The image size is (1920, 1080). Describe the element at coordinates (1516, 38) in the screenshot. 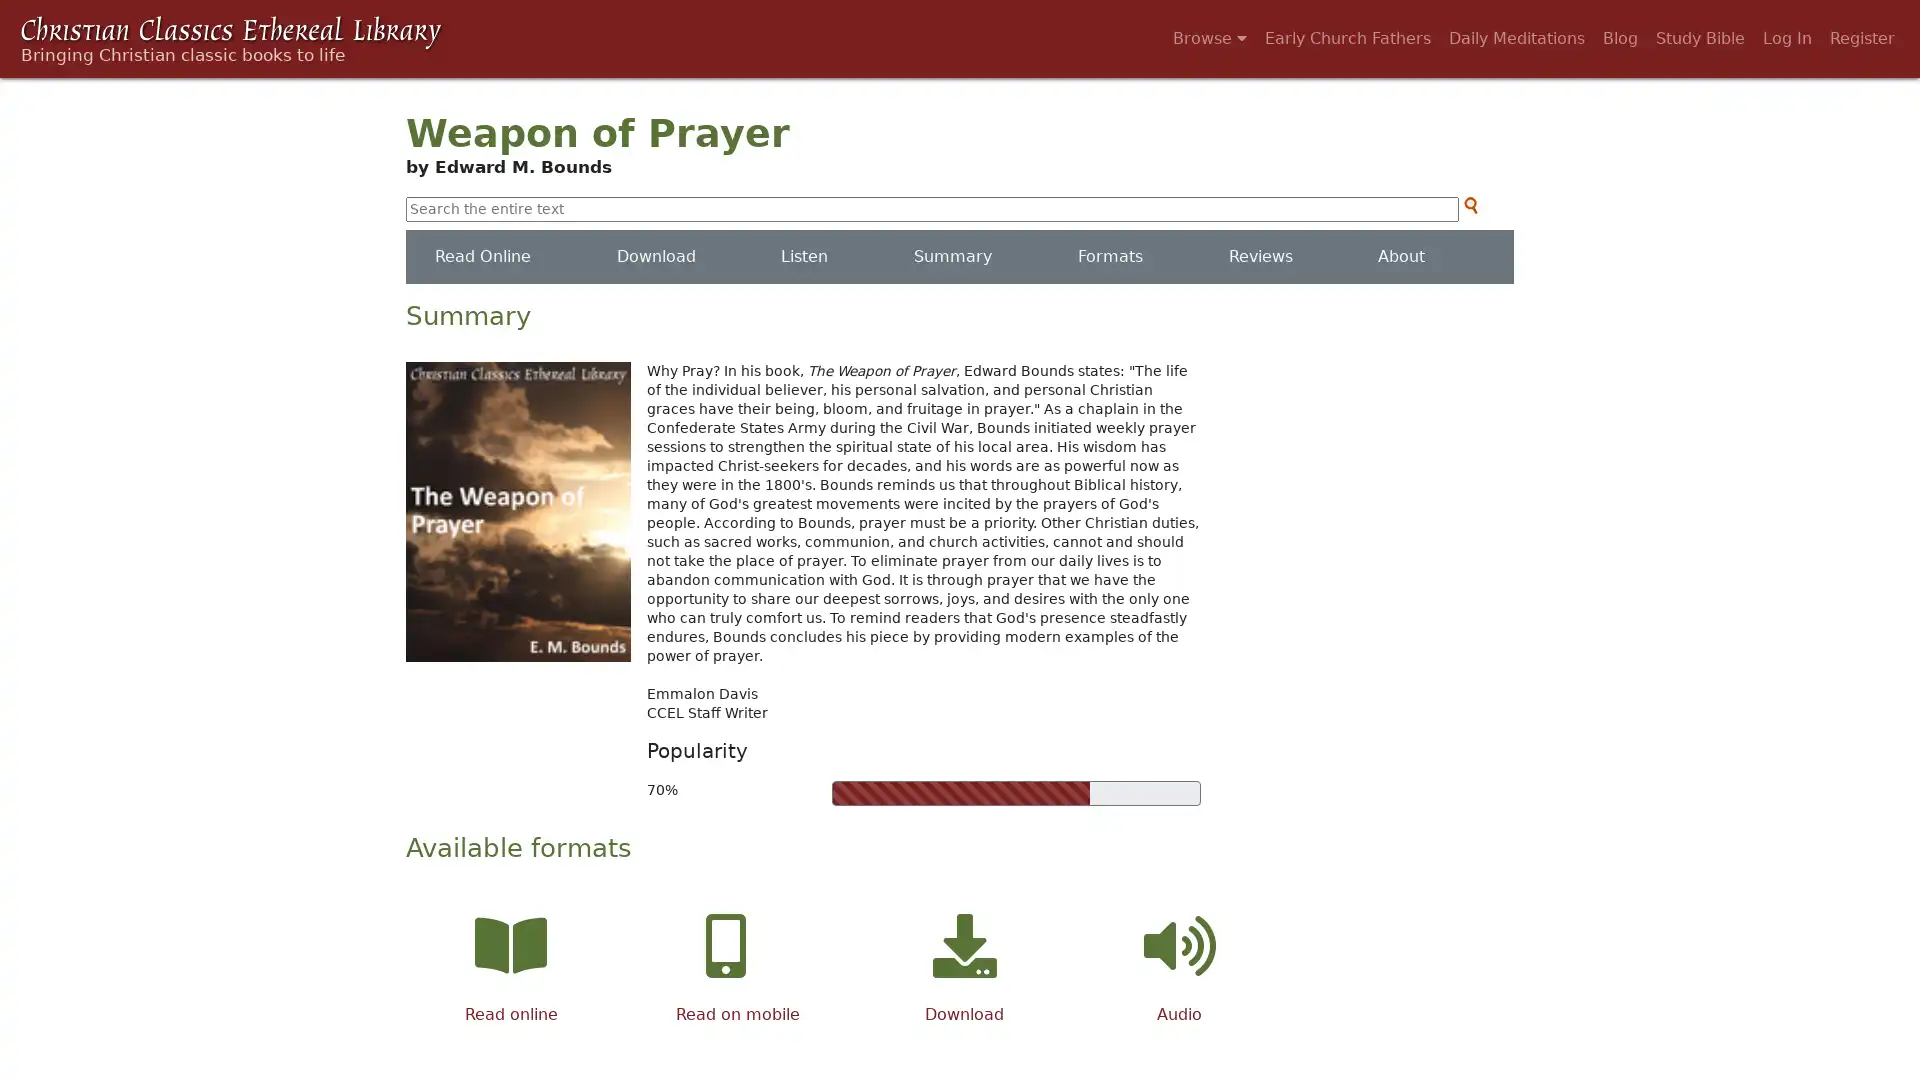

I see `Daily Meditations` at that location.